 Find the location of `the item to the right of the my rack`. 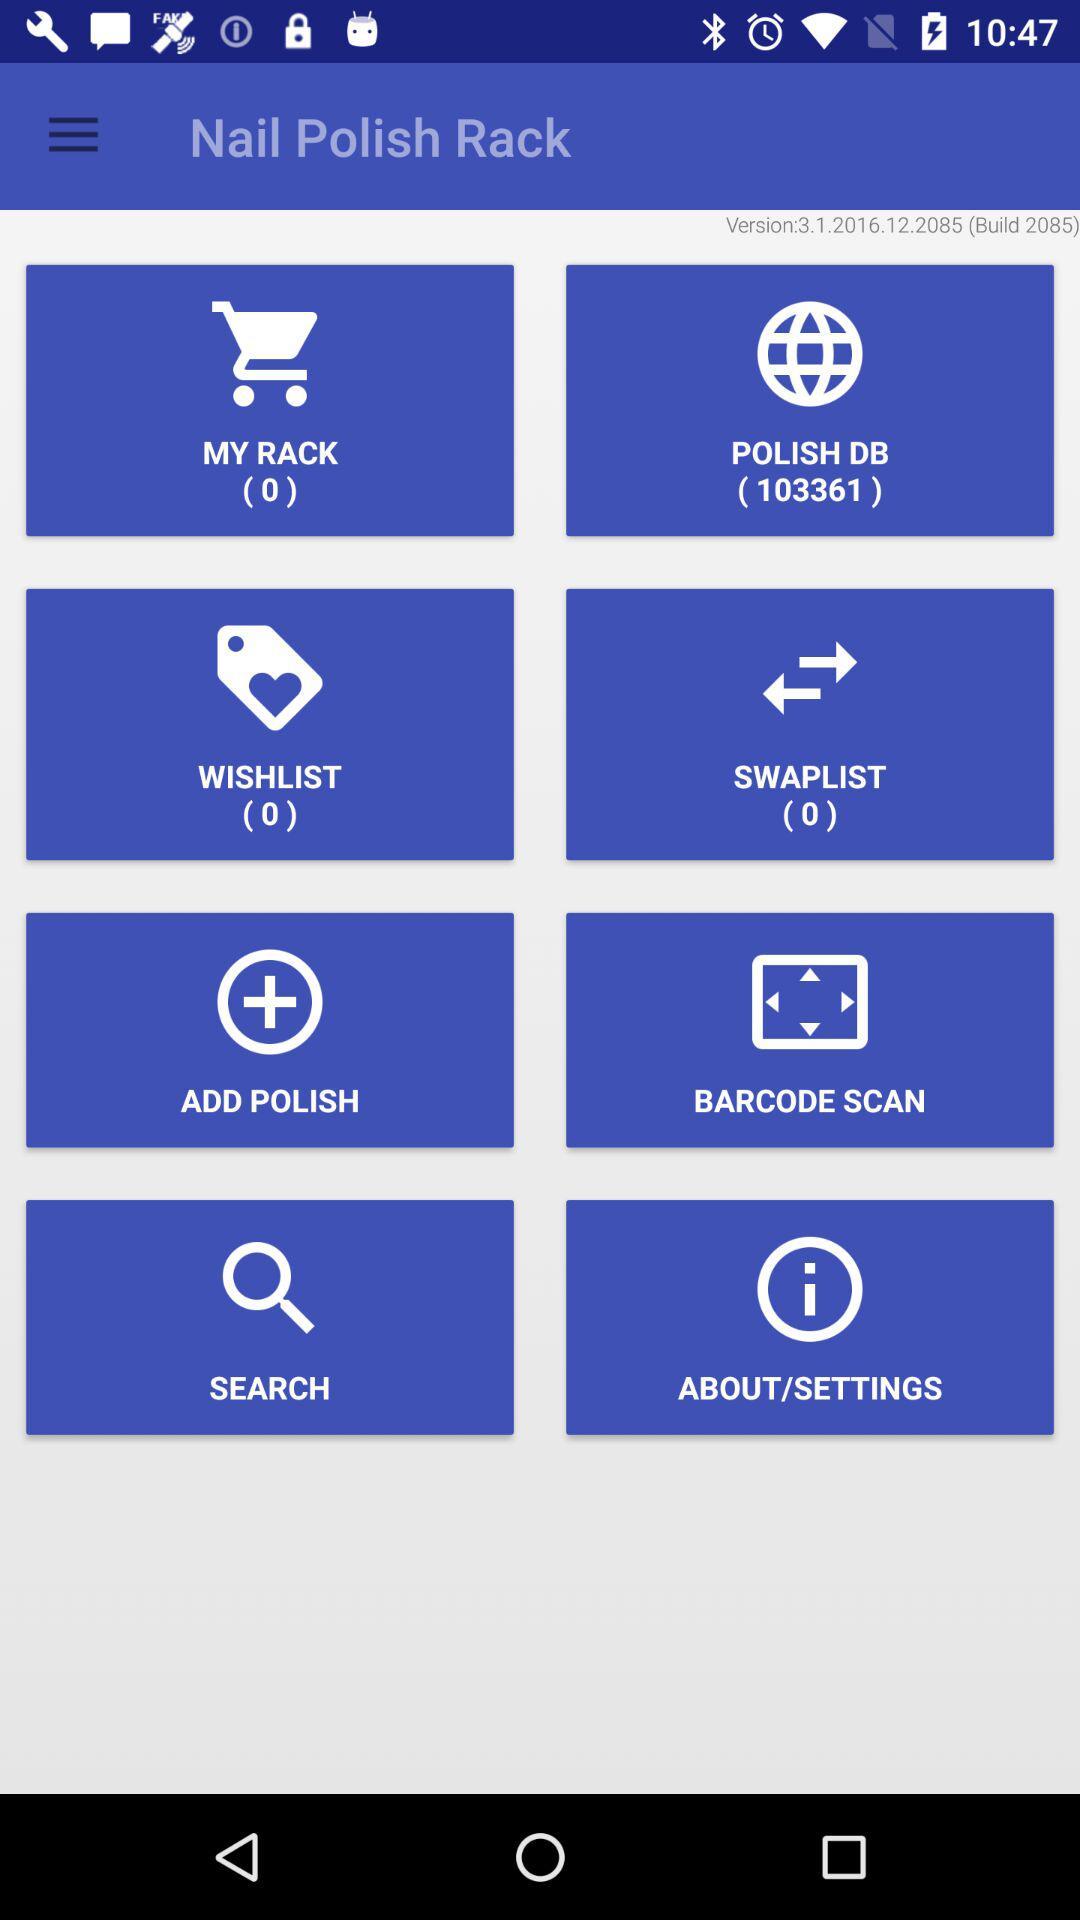

the item to the right of the my rack is located at coordinates (810, 400).